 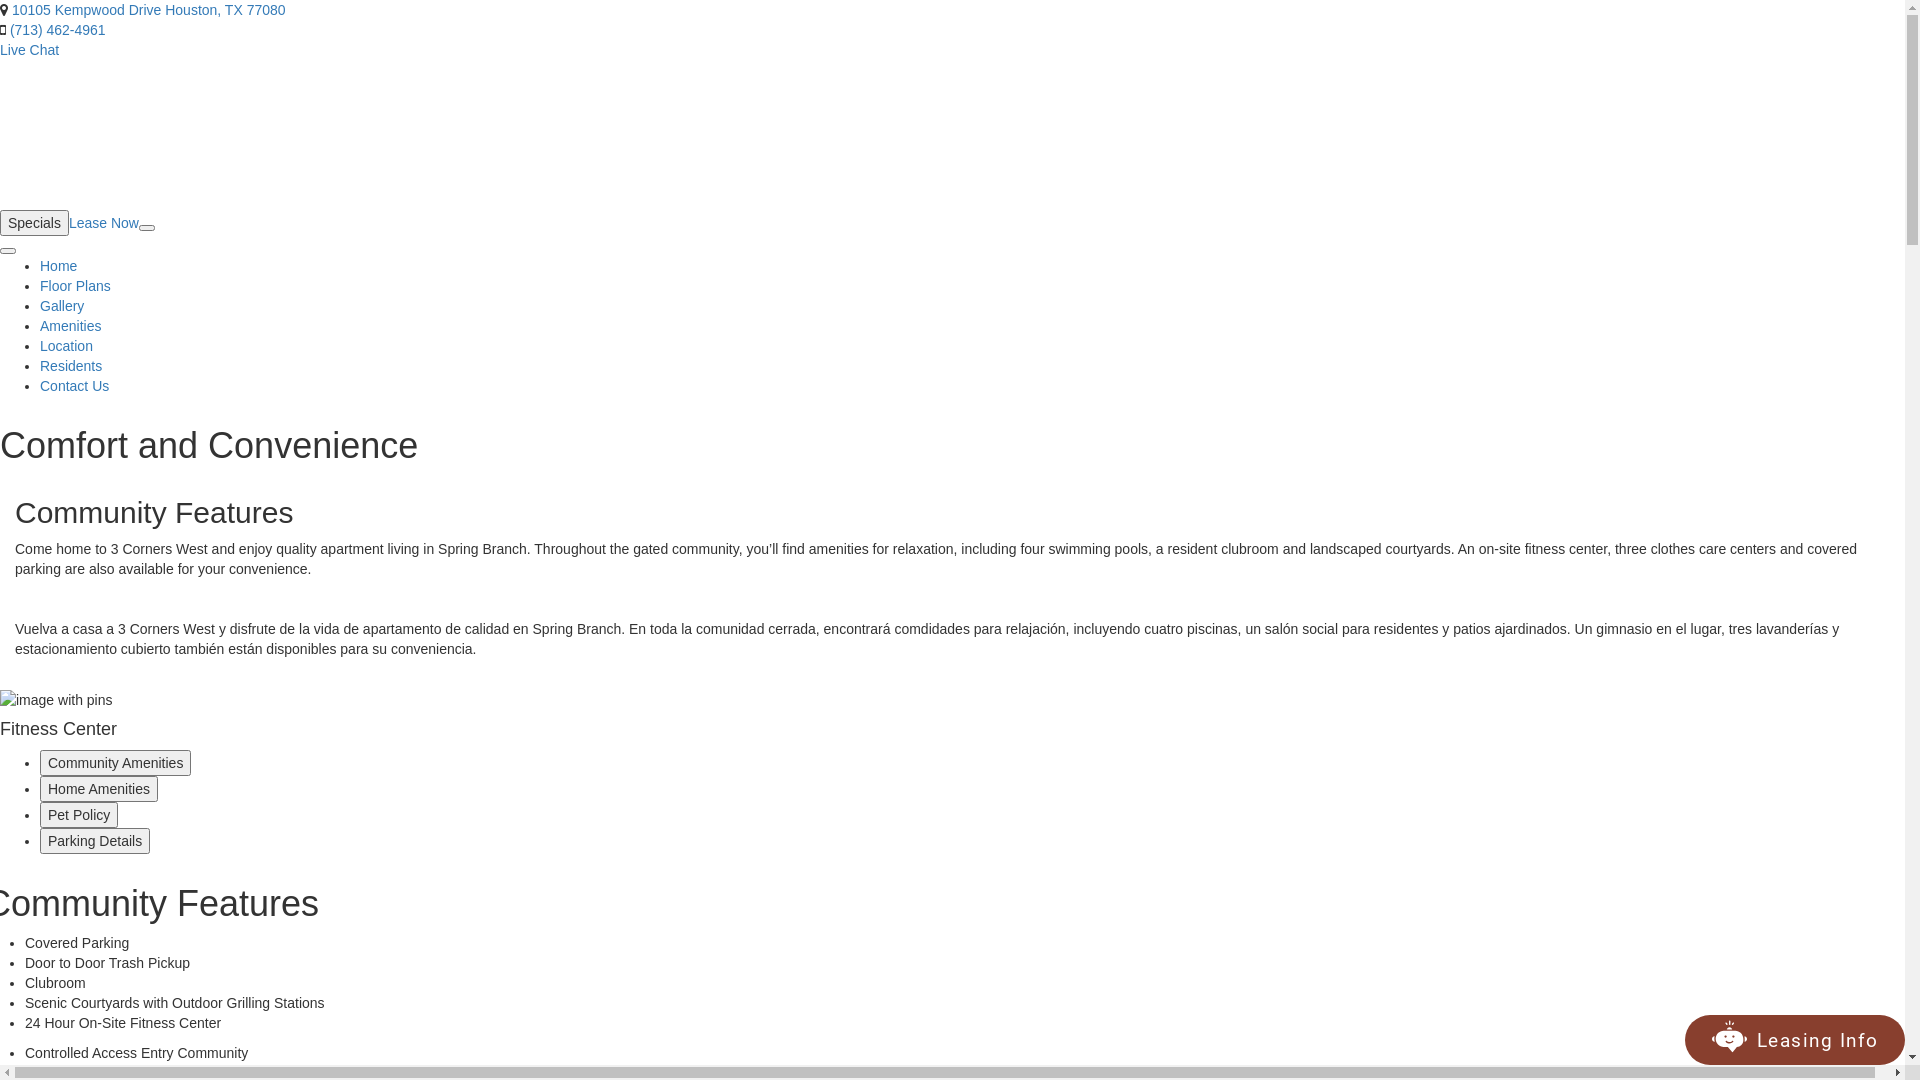 What do you see at coordinates (103, 223) in the screenshot?
I see `'Lease Now'` at bounding box center [103, 223].